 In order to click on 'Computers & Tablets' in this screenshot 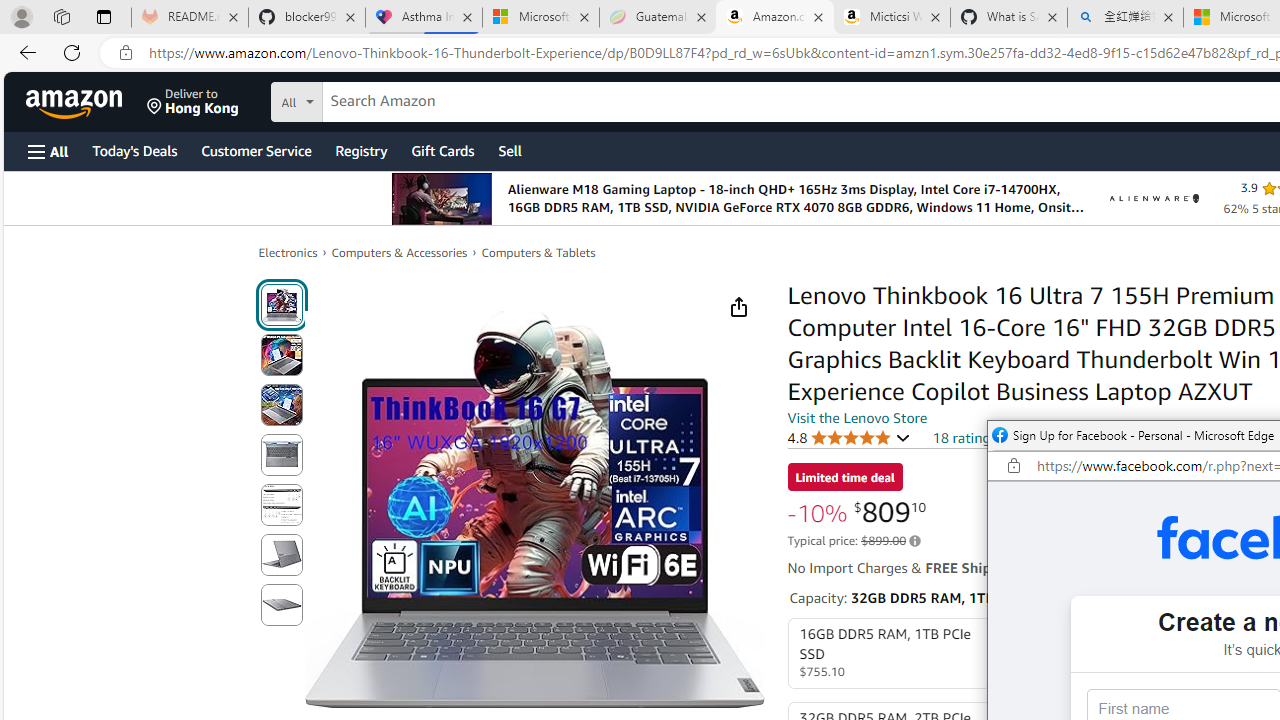, I will do `click(538, 252)`.